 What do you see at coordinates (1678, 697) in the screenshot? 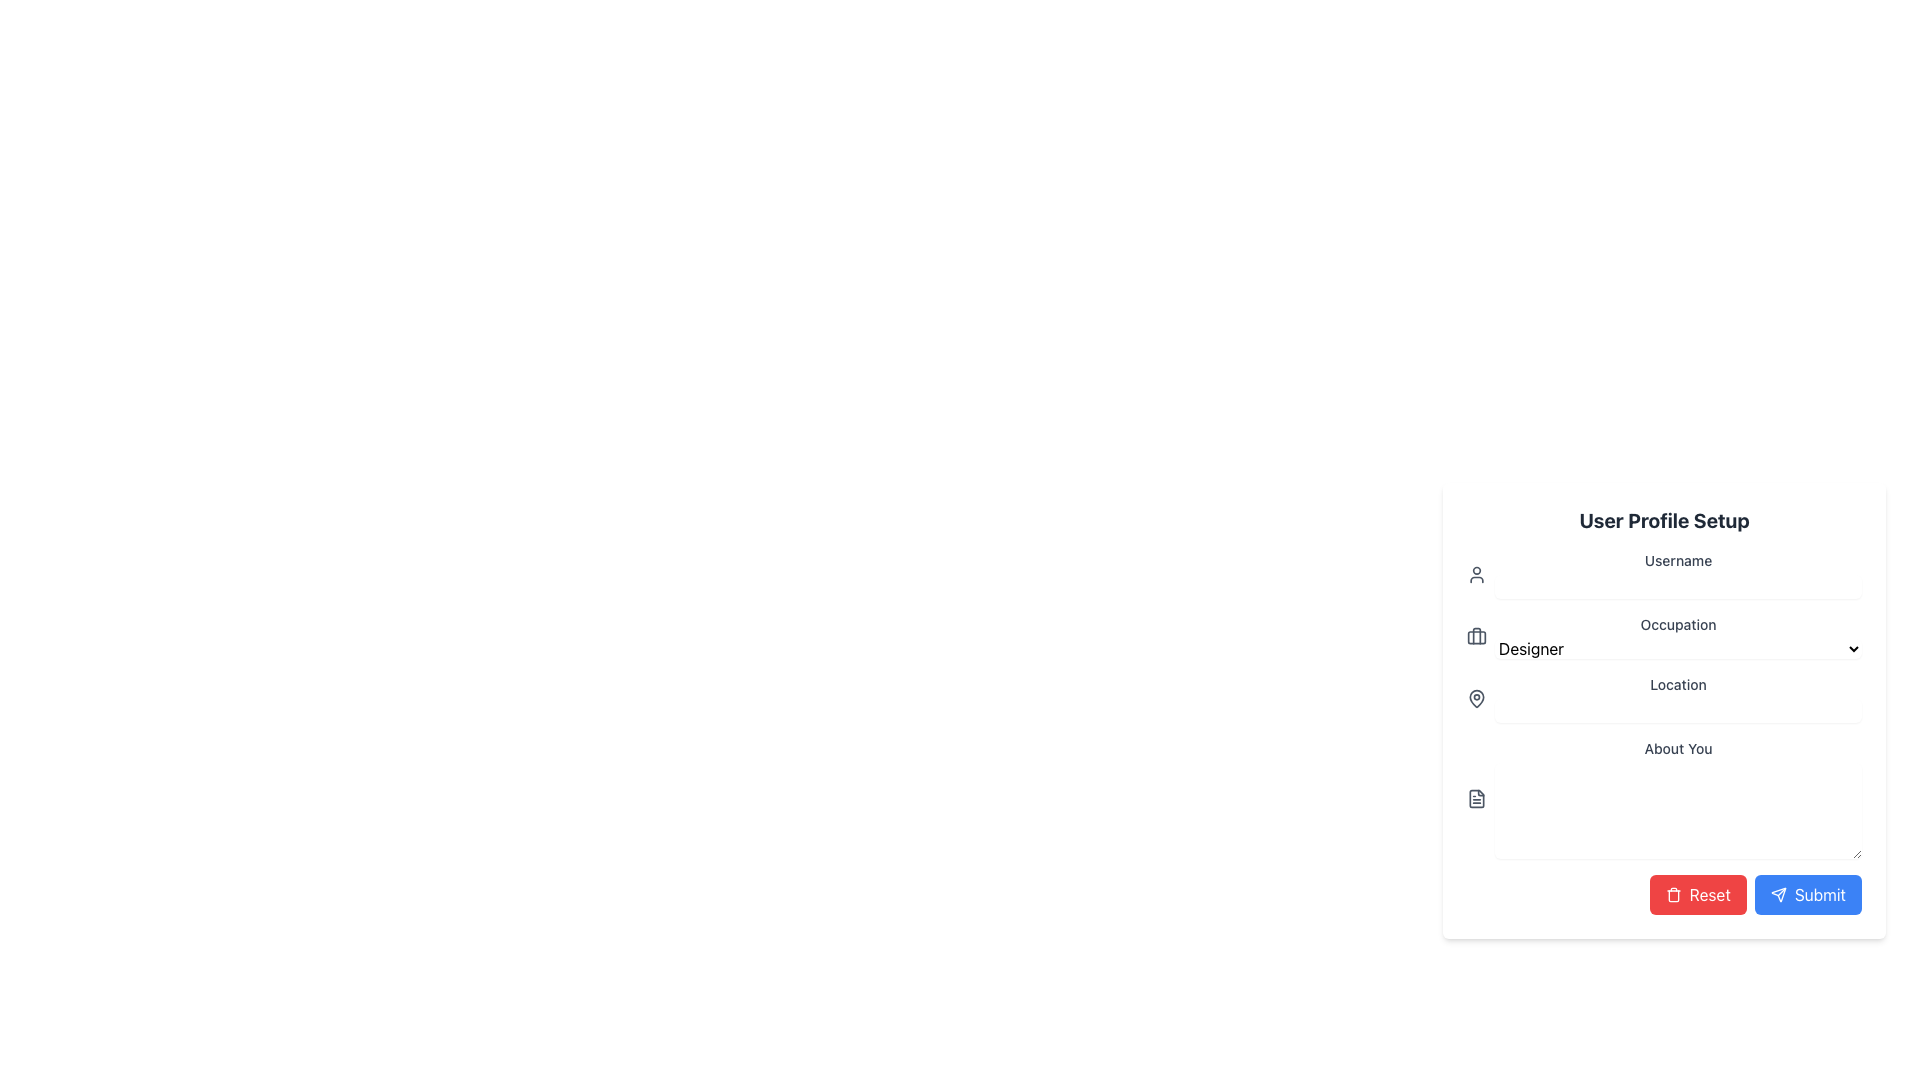
I see `the text input field for location information` at bounding box center [1678, 697].